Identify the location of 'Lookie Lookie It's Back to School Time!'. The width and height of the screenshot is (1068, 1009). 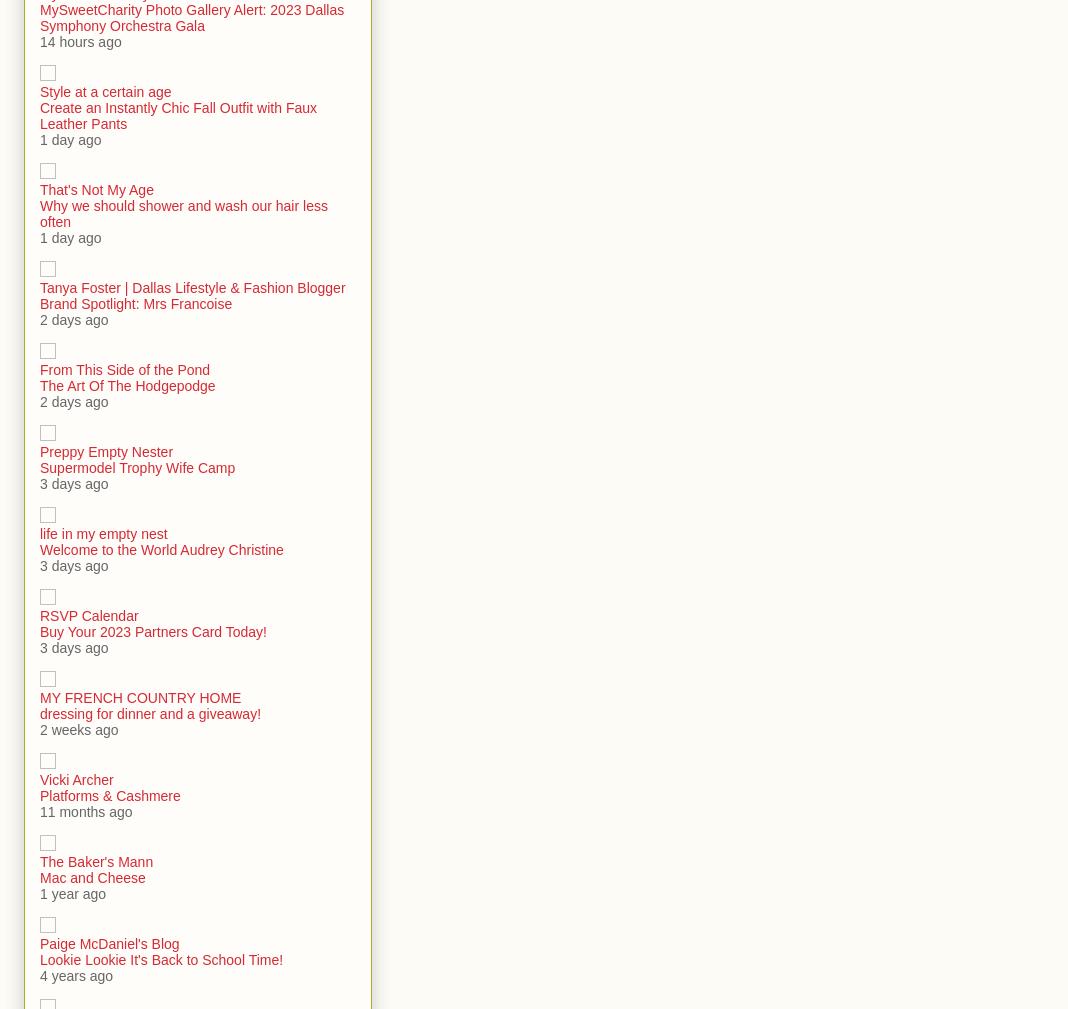
(161, 959).